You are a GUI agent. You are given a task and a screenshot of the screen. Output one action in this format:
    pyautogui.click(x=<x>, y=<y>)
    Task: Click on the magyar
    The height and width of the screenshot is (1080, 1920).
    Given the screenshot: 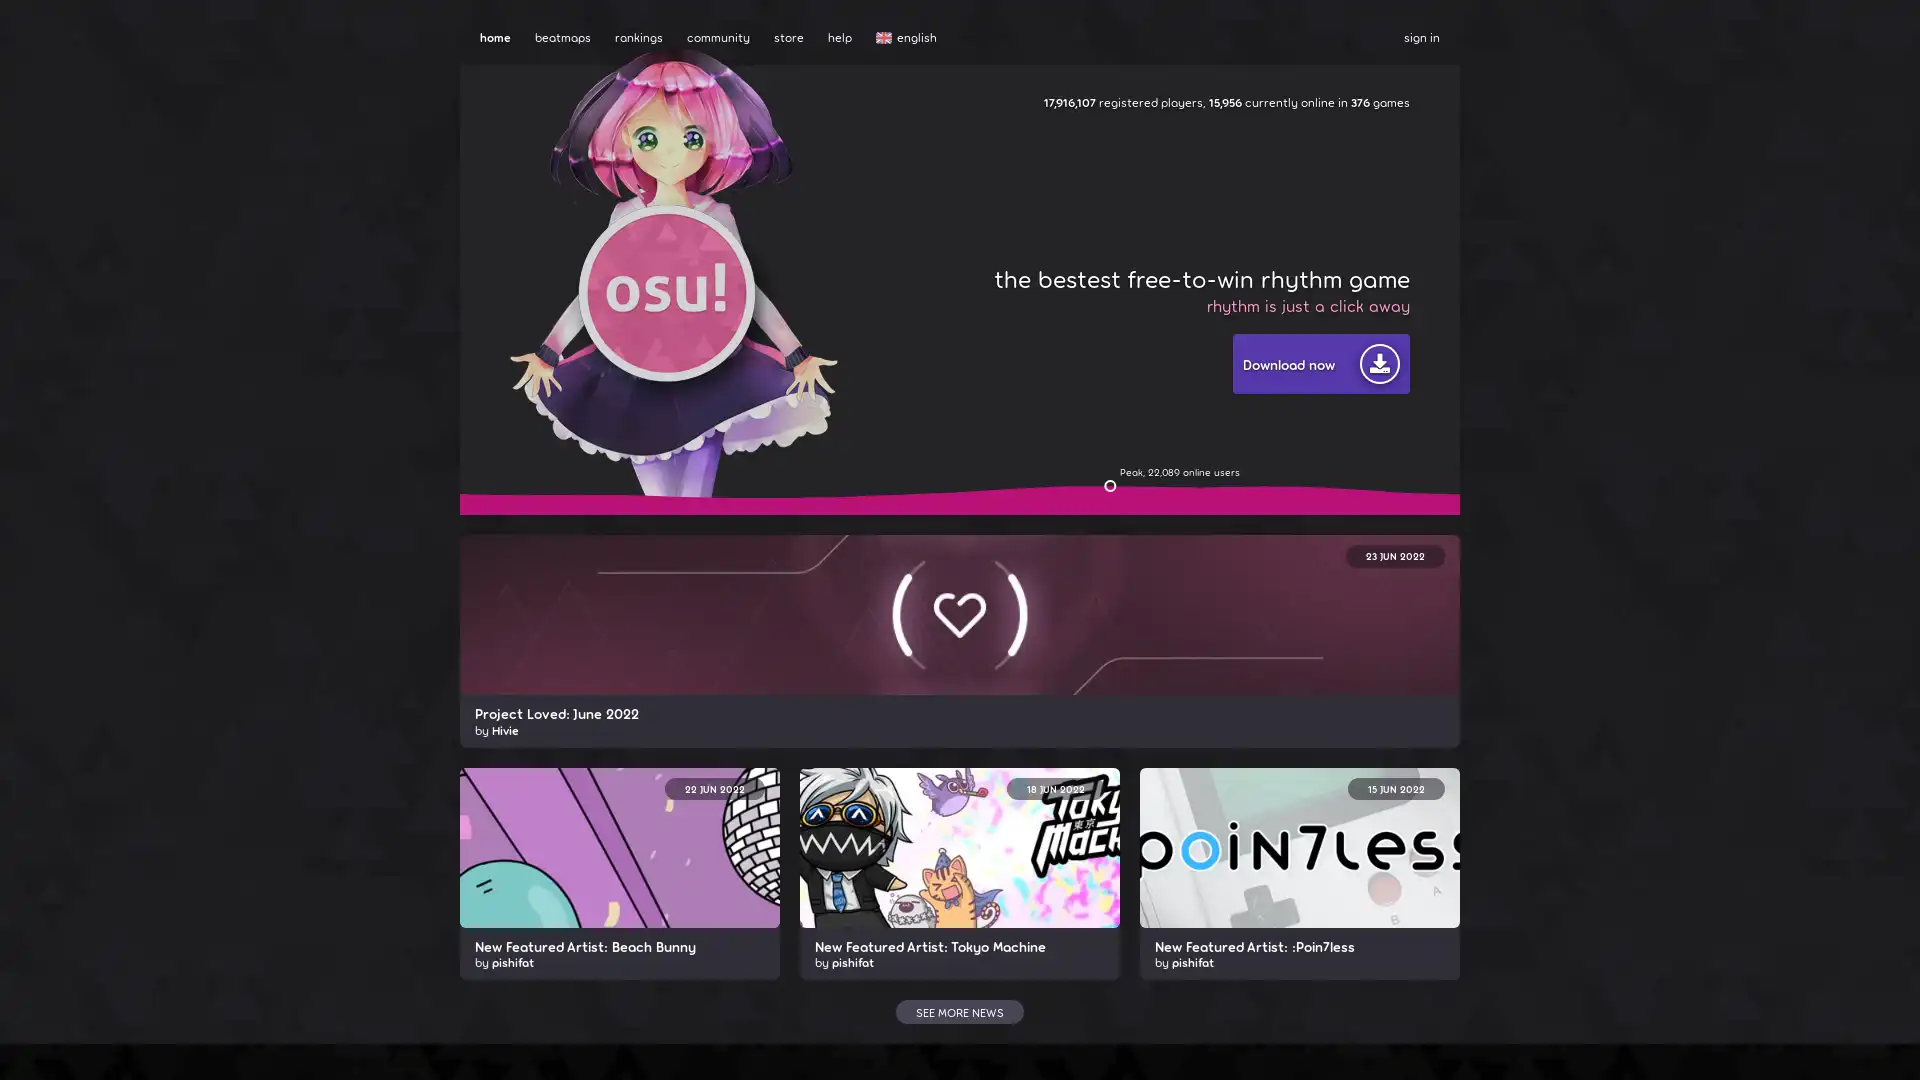 What is the action you would take?
    pyautogui.click(x=935, y=346)
    